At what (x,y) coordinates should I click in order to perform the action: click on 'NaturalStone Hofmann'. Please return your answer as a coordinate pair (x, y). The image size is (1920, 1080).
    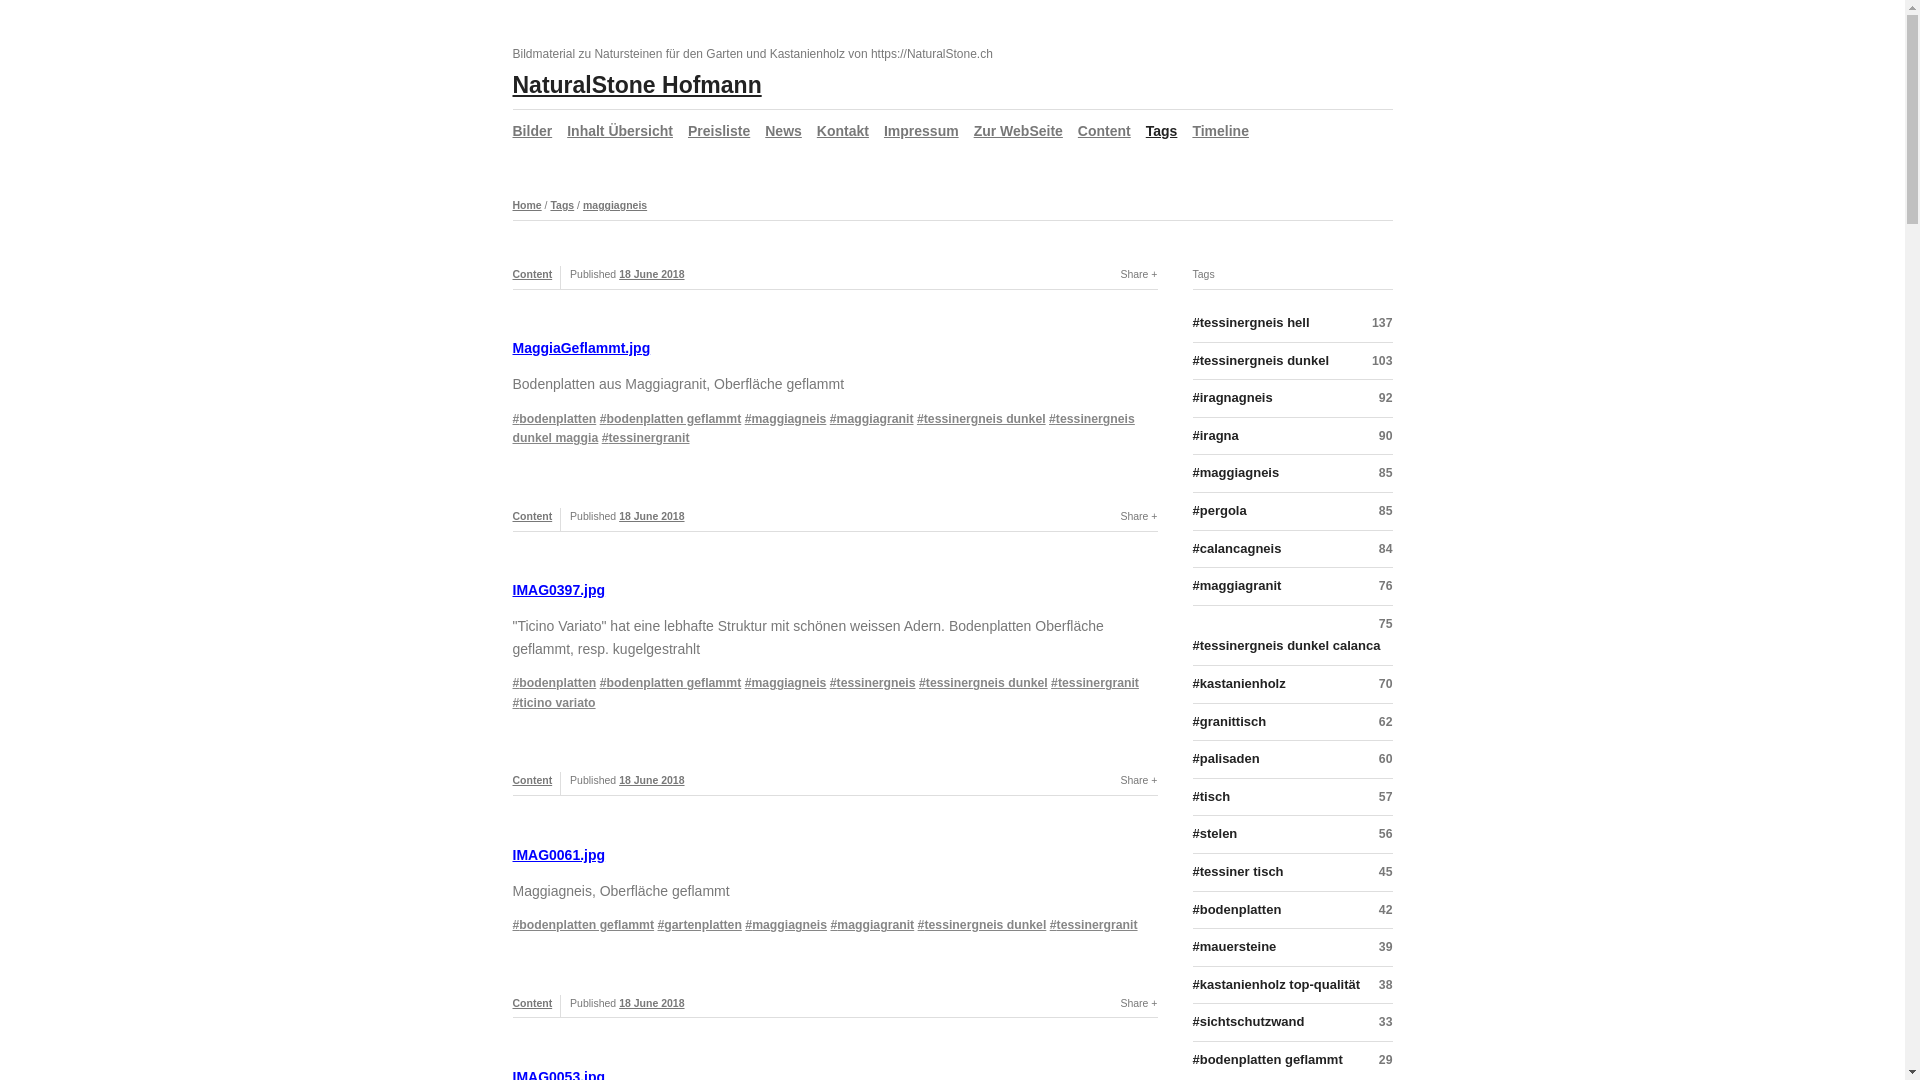
    Looking at the image, I should click on (635, 83).